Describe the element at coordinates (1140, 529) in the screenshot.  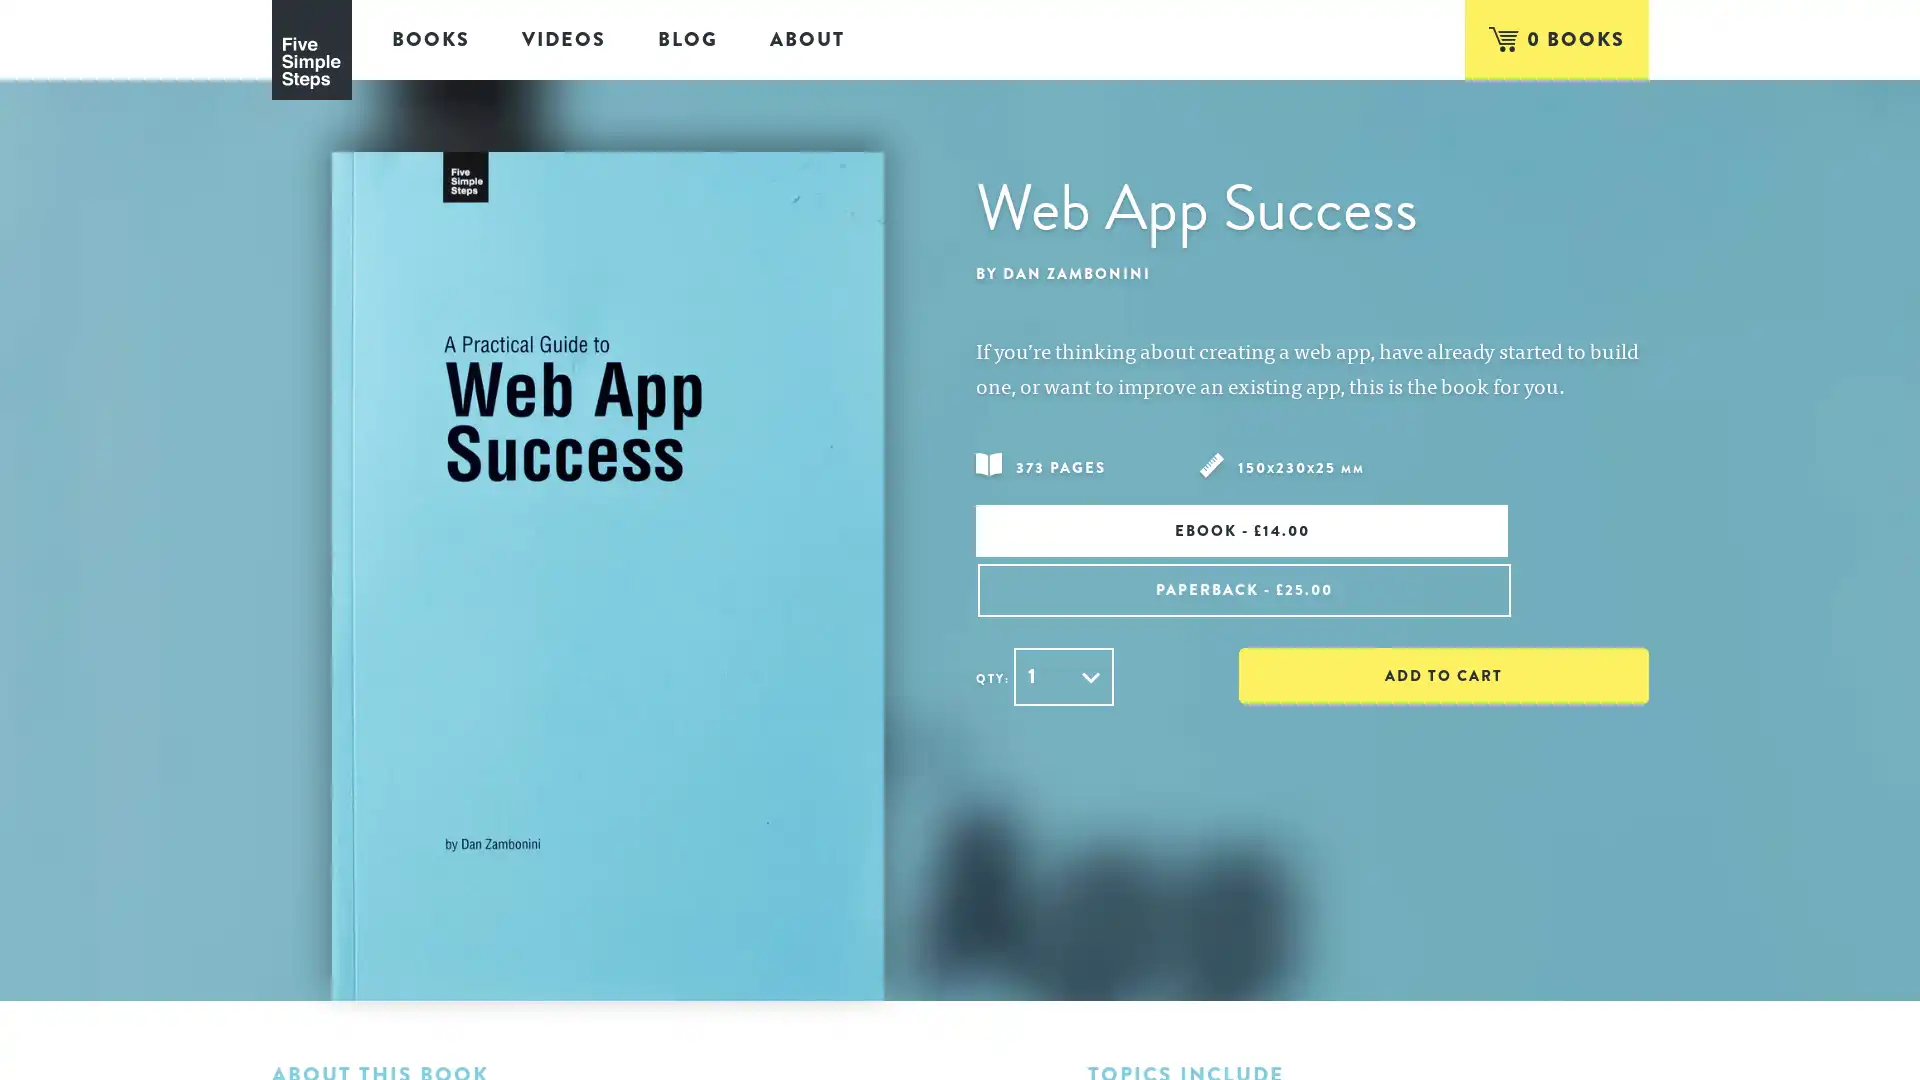
I see `EBOOK - 14.00` at that location.